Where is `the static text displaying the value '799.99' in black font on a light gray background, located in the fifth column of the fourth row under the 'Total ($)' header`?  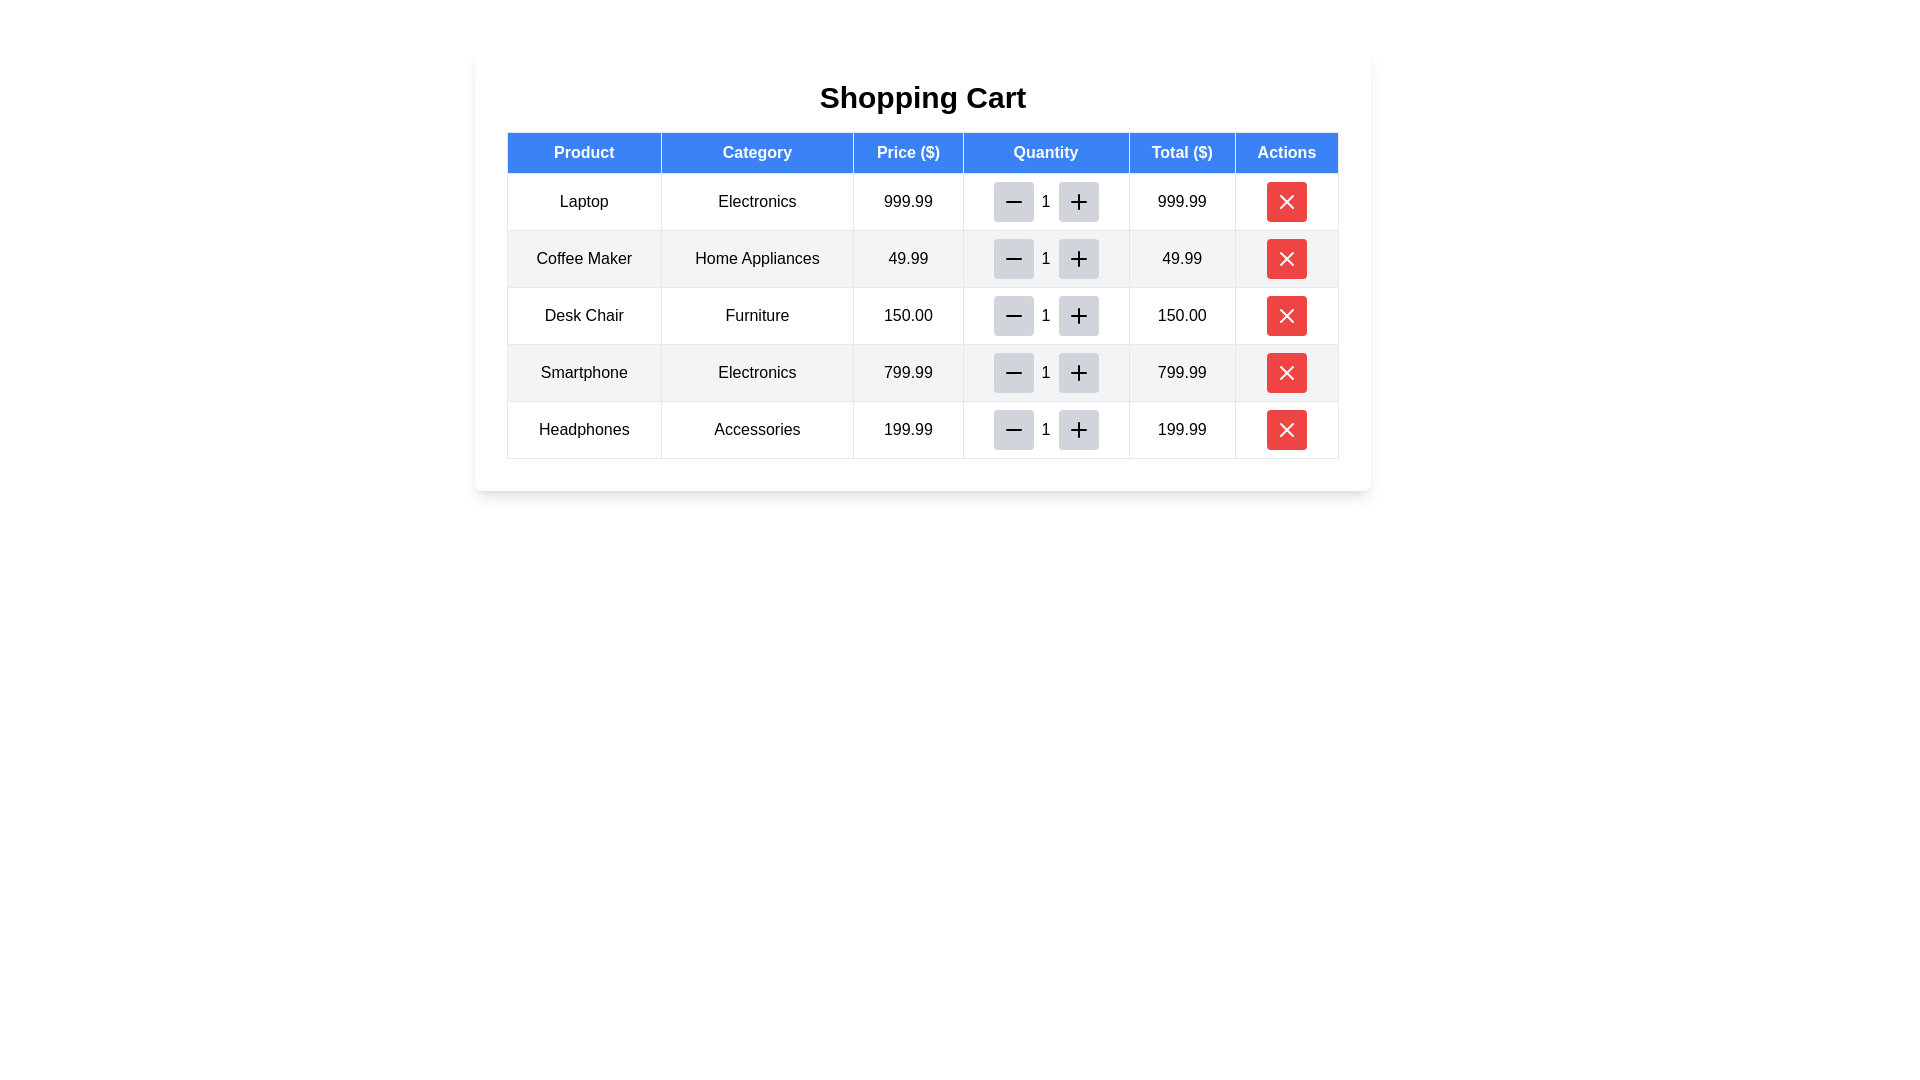 the static text displaying the value '799.99' in black font on a light gray background, located in the fifth column of the fourth row under the 'Total ($)' header is located at coordinates (1182, 373).